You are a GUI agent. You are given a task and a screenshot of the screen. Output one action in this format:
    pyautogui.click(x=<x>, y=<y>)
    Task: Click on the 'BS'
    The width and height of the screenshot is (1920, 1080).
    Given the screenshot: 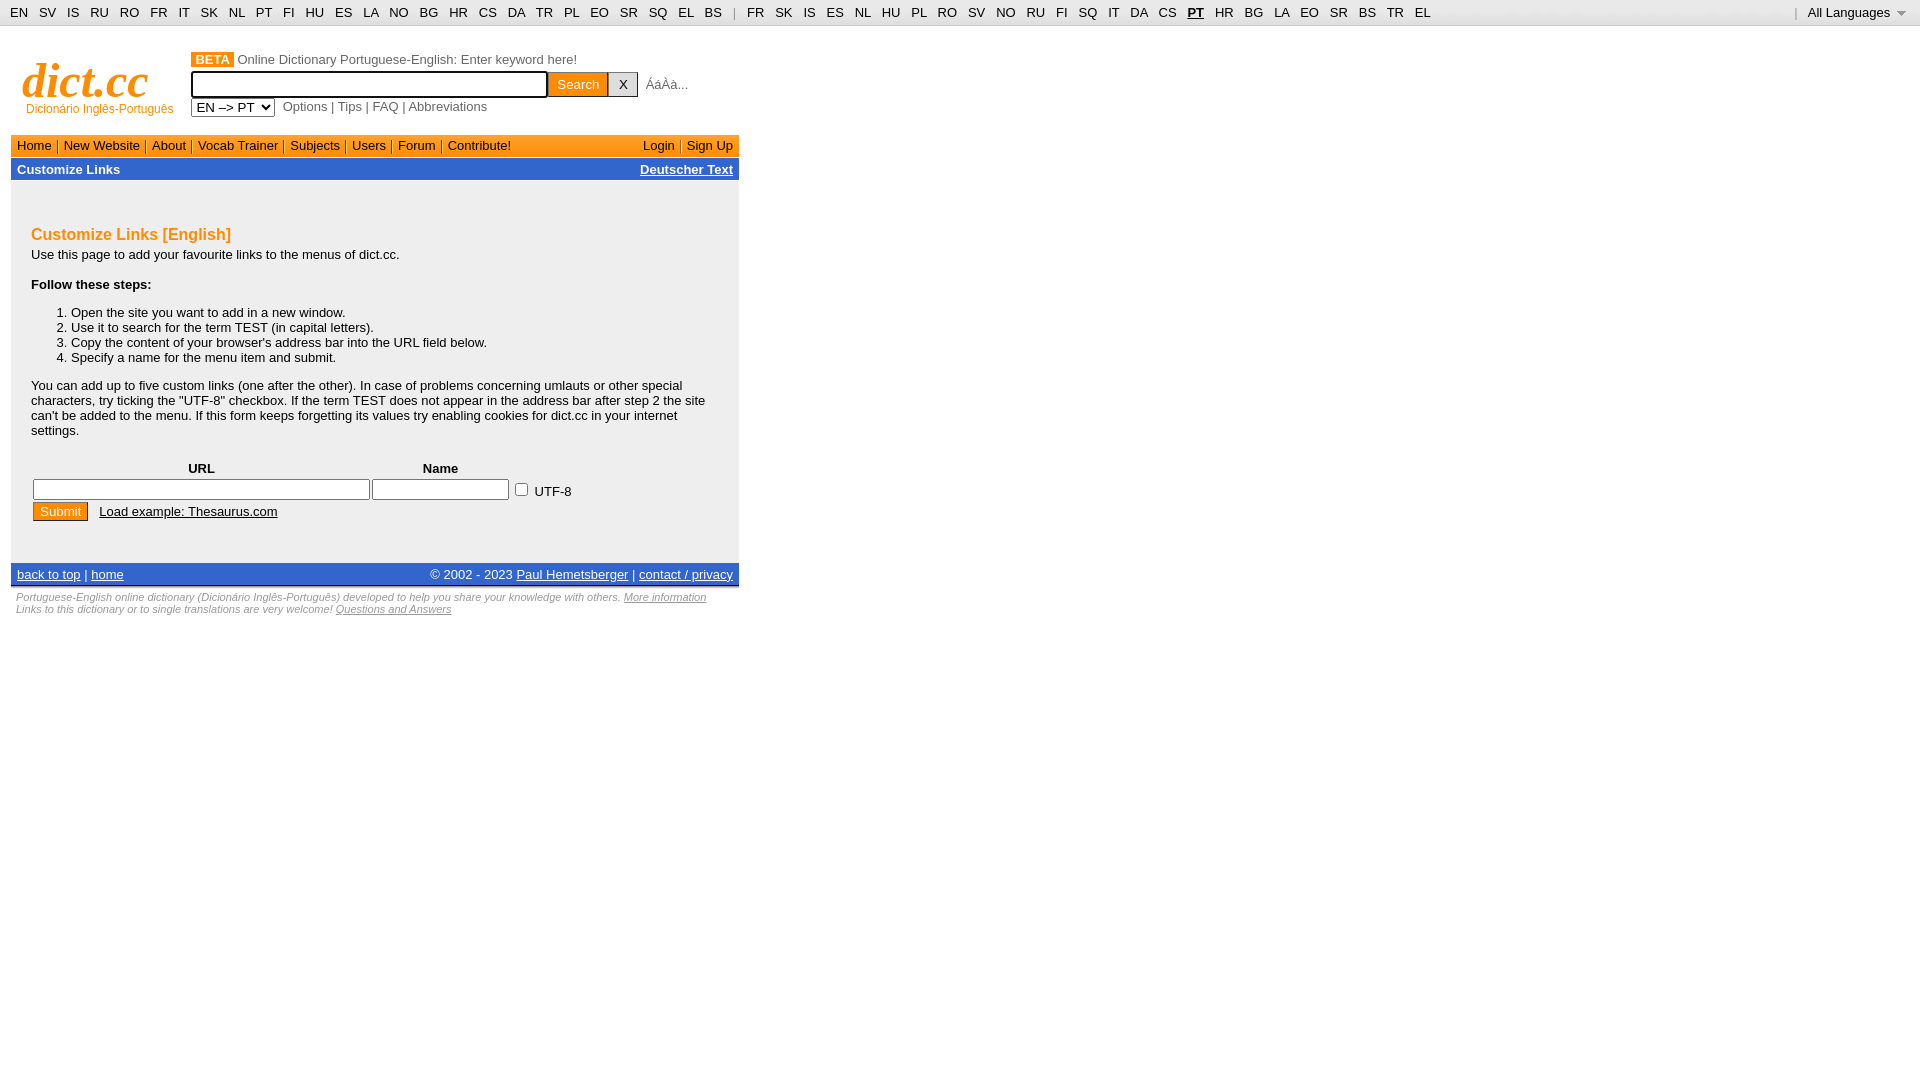 What is the action you would take?
    pyautogui.click(x=713, y=12)
    